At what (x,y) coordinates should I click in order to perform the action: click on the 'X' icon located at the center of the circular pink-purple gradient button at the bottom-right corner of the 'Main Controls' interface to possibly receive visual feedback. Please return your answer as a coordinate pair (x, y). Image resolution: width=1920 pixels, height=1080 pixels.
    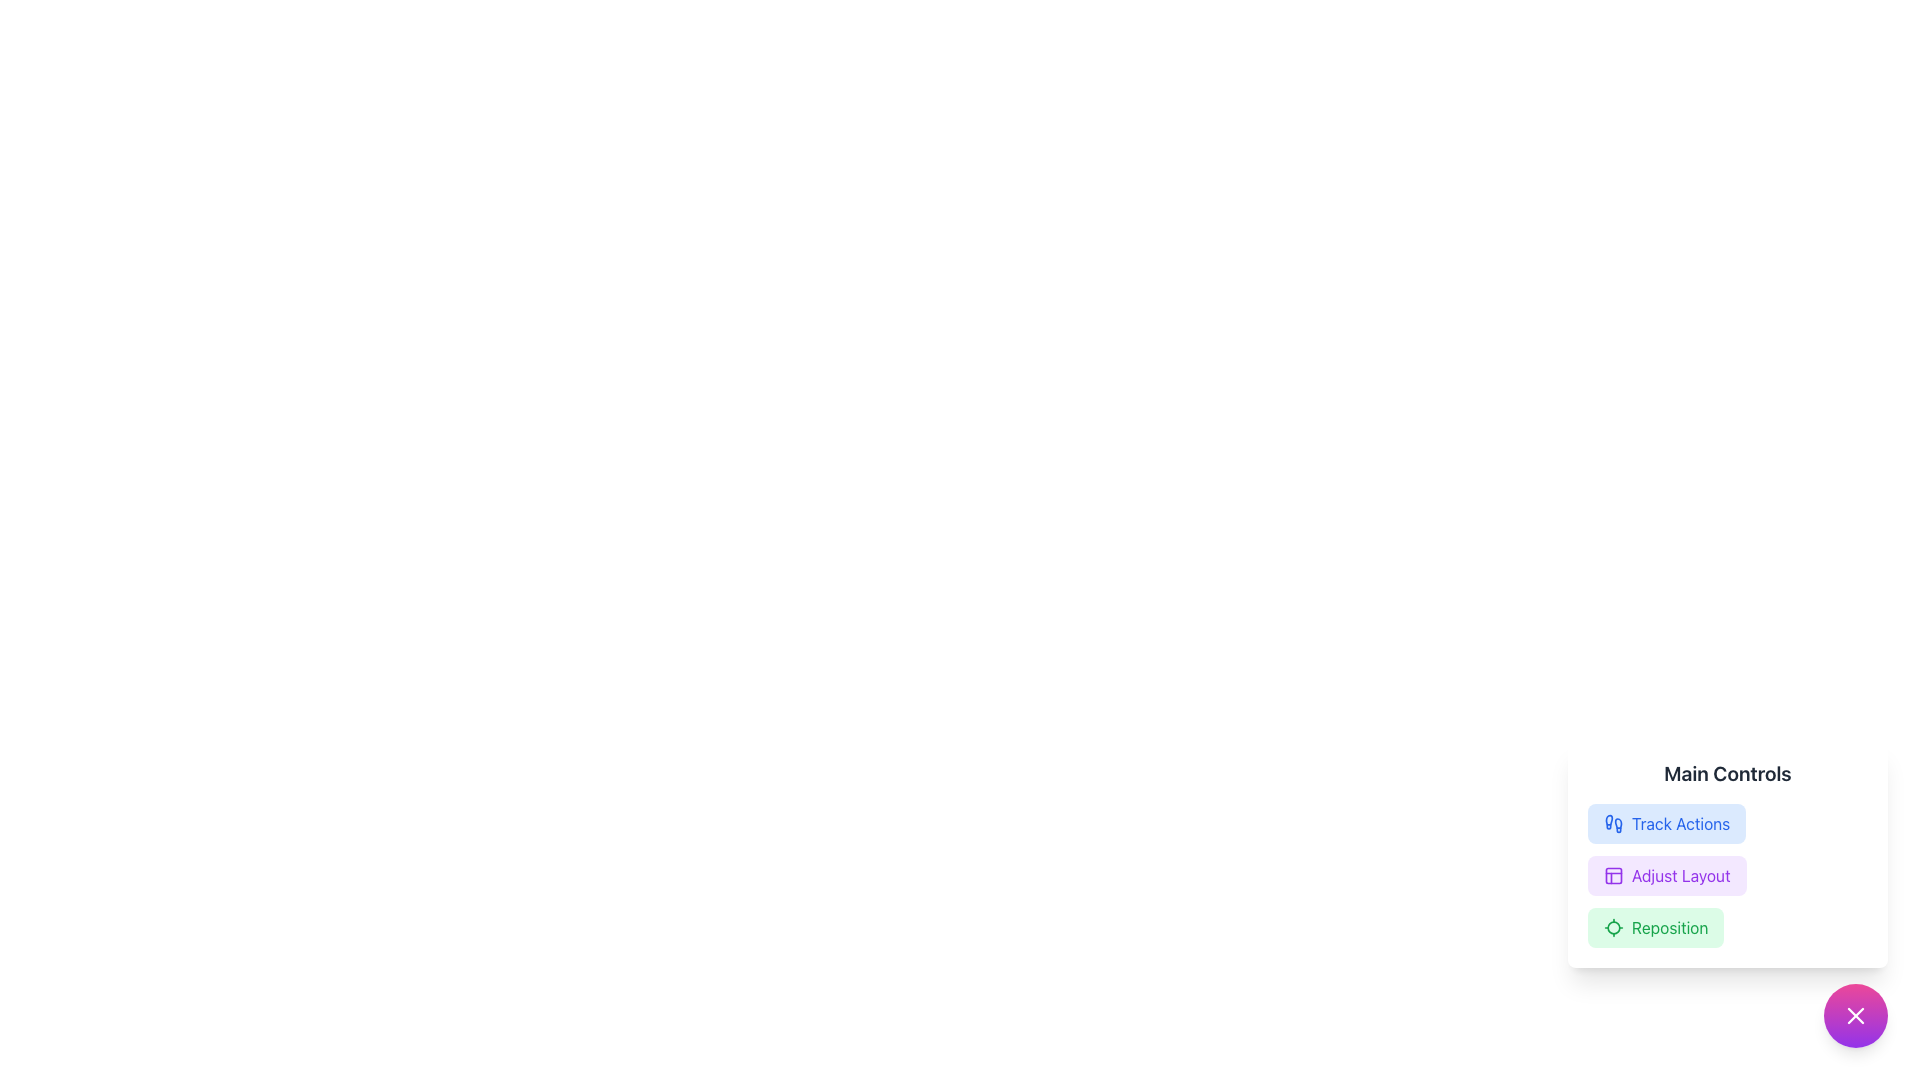
    Looking at the image, I should click on (1855, 1015).